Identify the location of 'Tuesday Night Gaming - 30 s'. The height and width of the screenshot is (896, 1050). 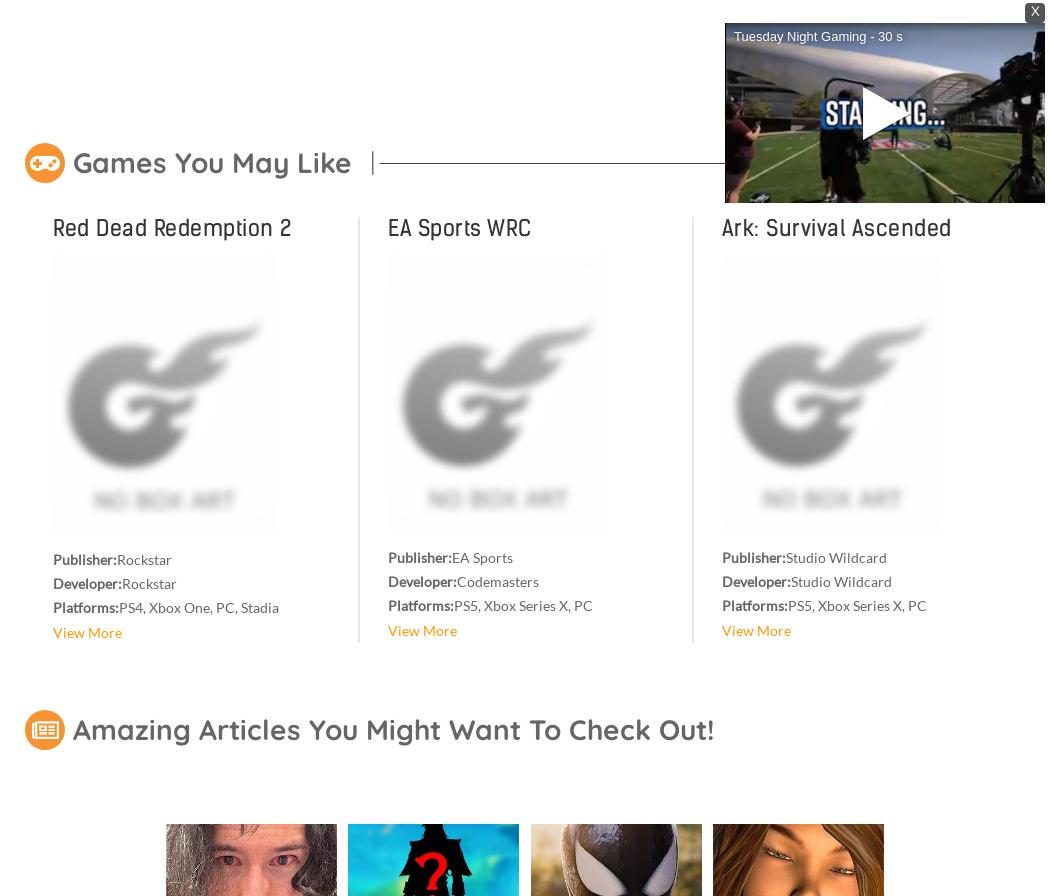
(816, 35).